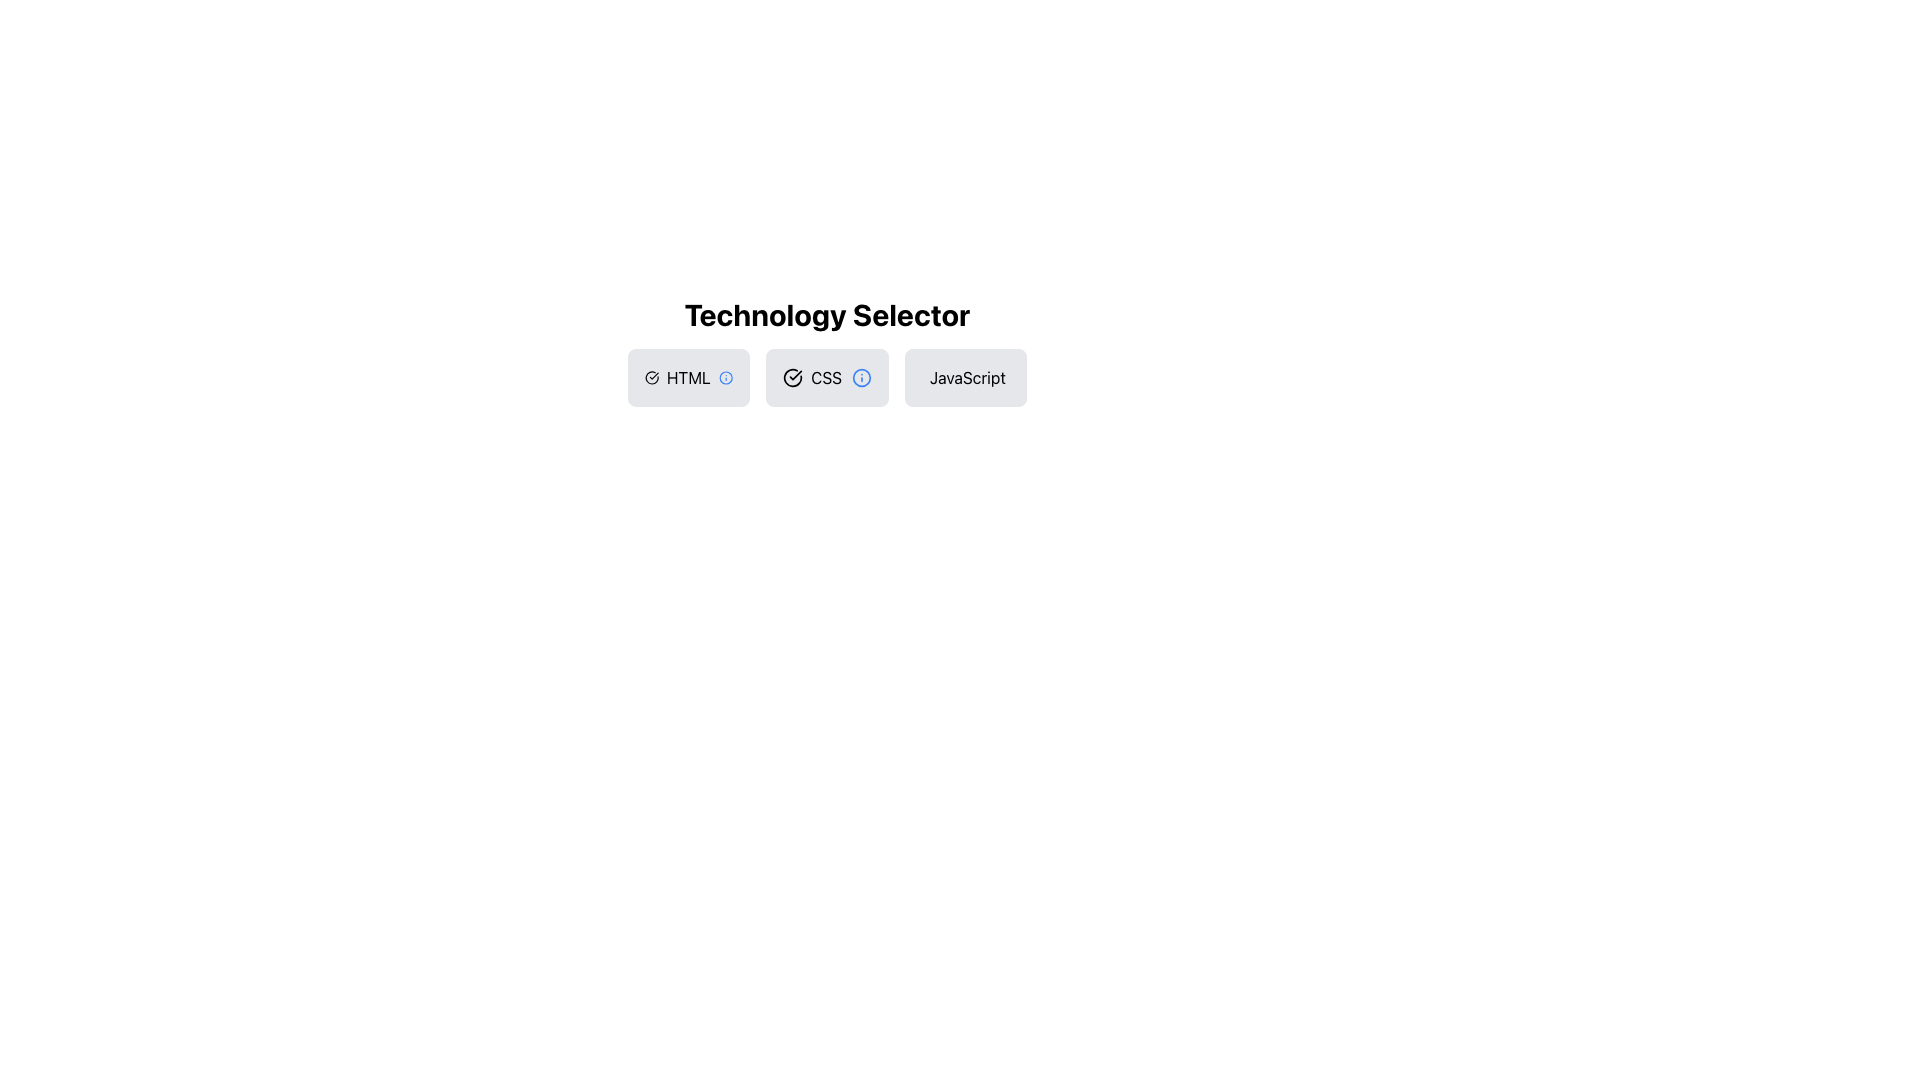  What do you see at coordinates (966, 378) in the screenshot?
I see `the 'JavaScript' button, which is the third button in a horizontal group of three buttons, to observe the hover effect` at bounding box center [966, 378].